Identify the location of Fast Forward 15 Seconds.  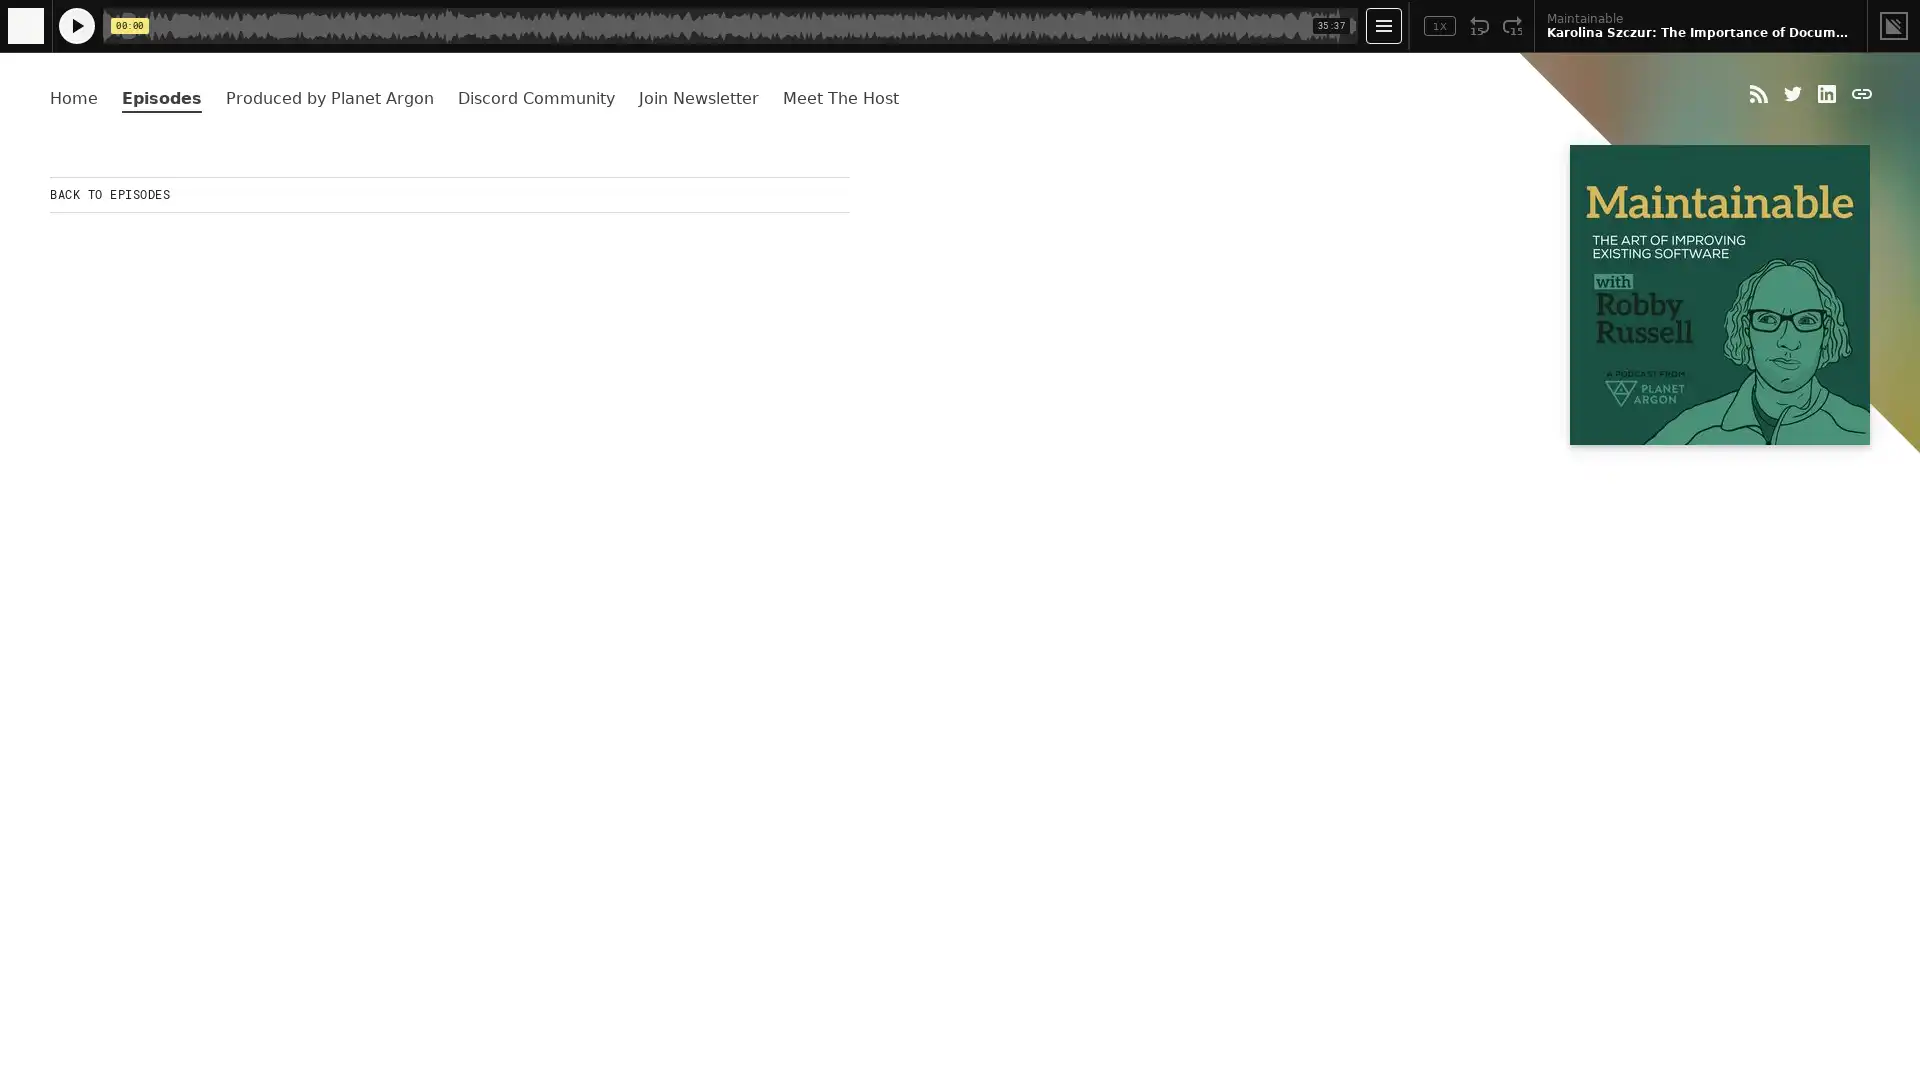
(1512, 26).